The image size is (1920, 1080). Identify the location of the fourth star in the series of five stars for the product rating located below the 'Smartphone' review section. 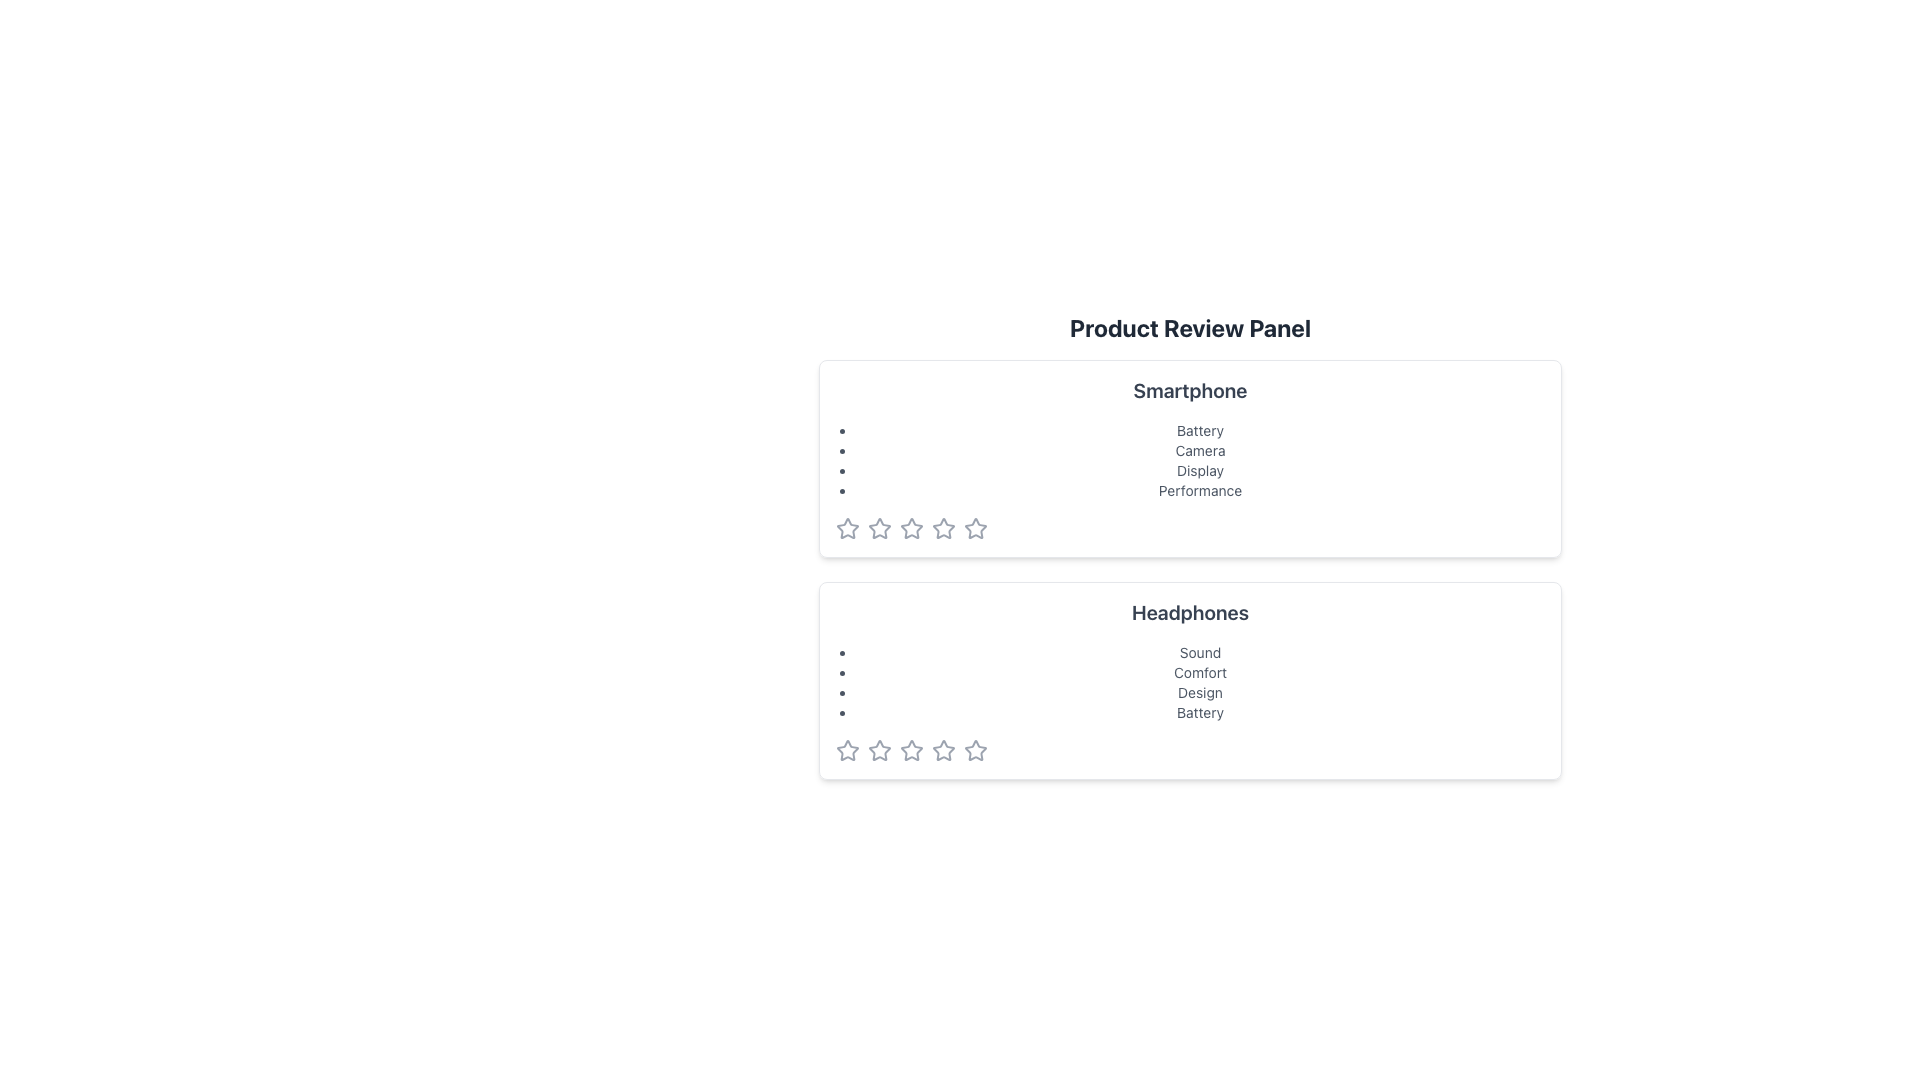
(911, 527).